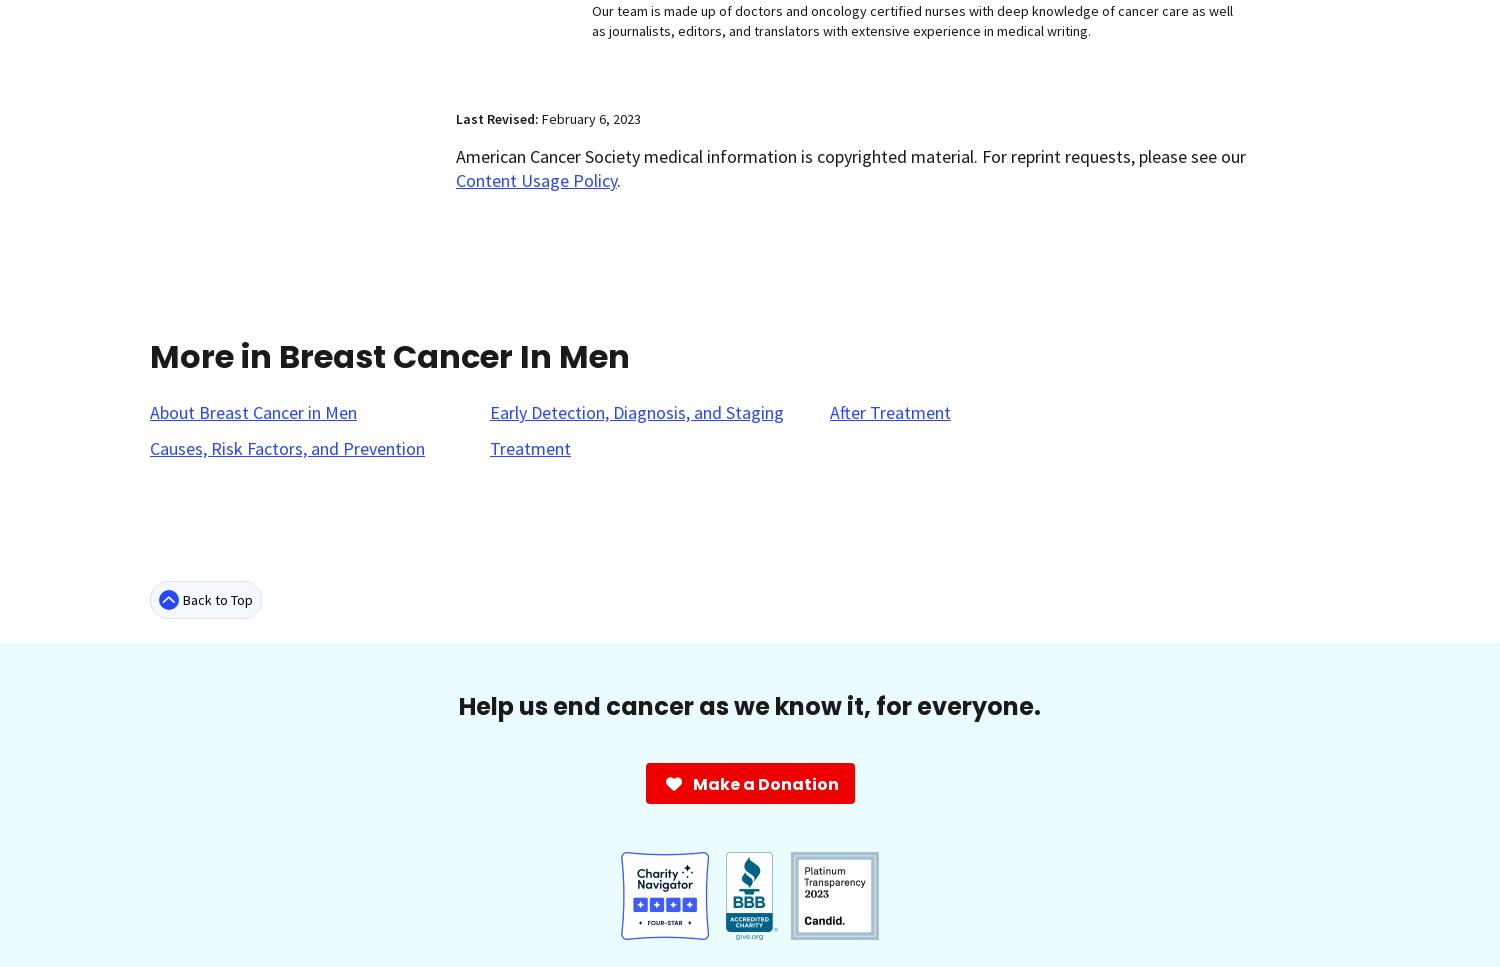 The width and height of the screenshot is (1500, 967). Describe the element at coordinates (765, 782) in the screenshot. I see `'Make a Donation'` at that location.